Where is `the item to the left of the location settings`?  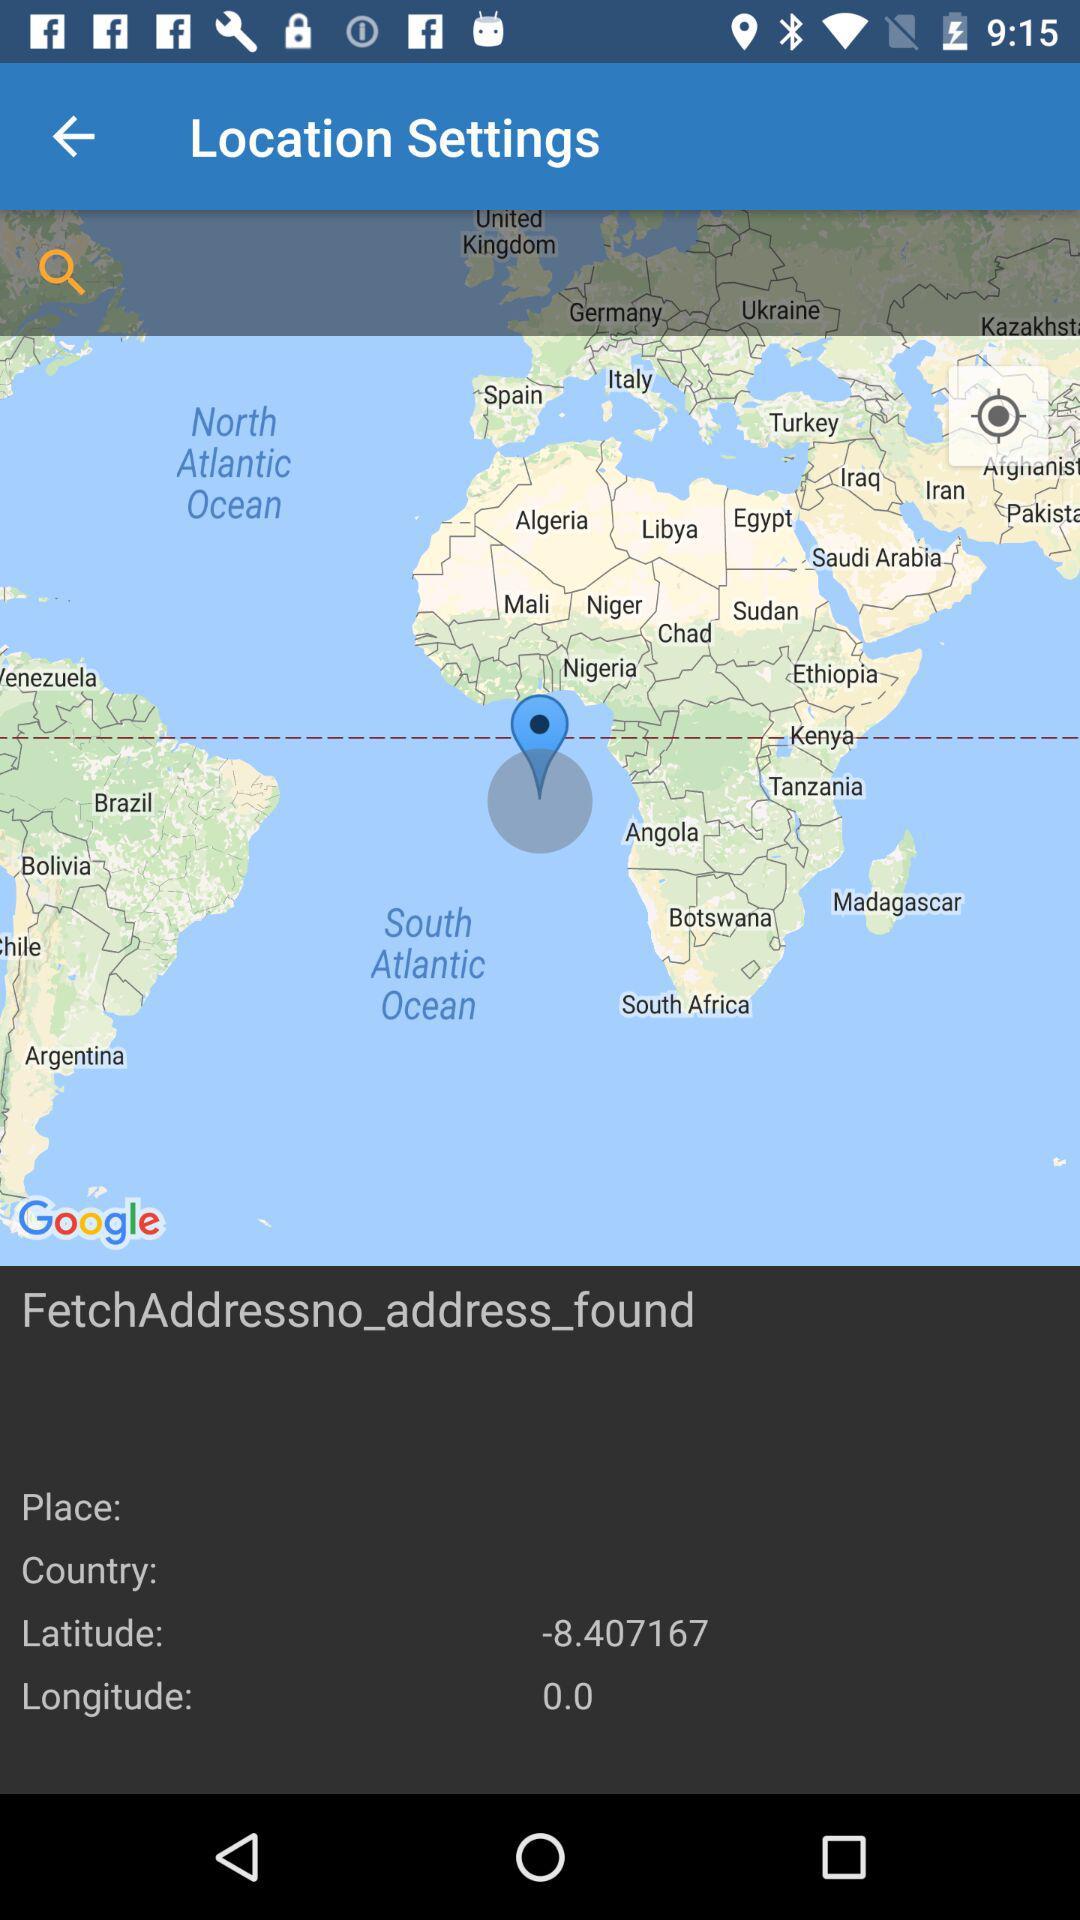 the item to the left of the location settings is located at coordinates (72, 135).